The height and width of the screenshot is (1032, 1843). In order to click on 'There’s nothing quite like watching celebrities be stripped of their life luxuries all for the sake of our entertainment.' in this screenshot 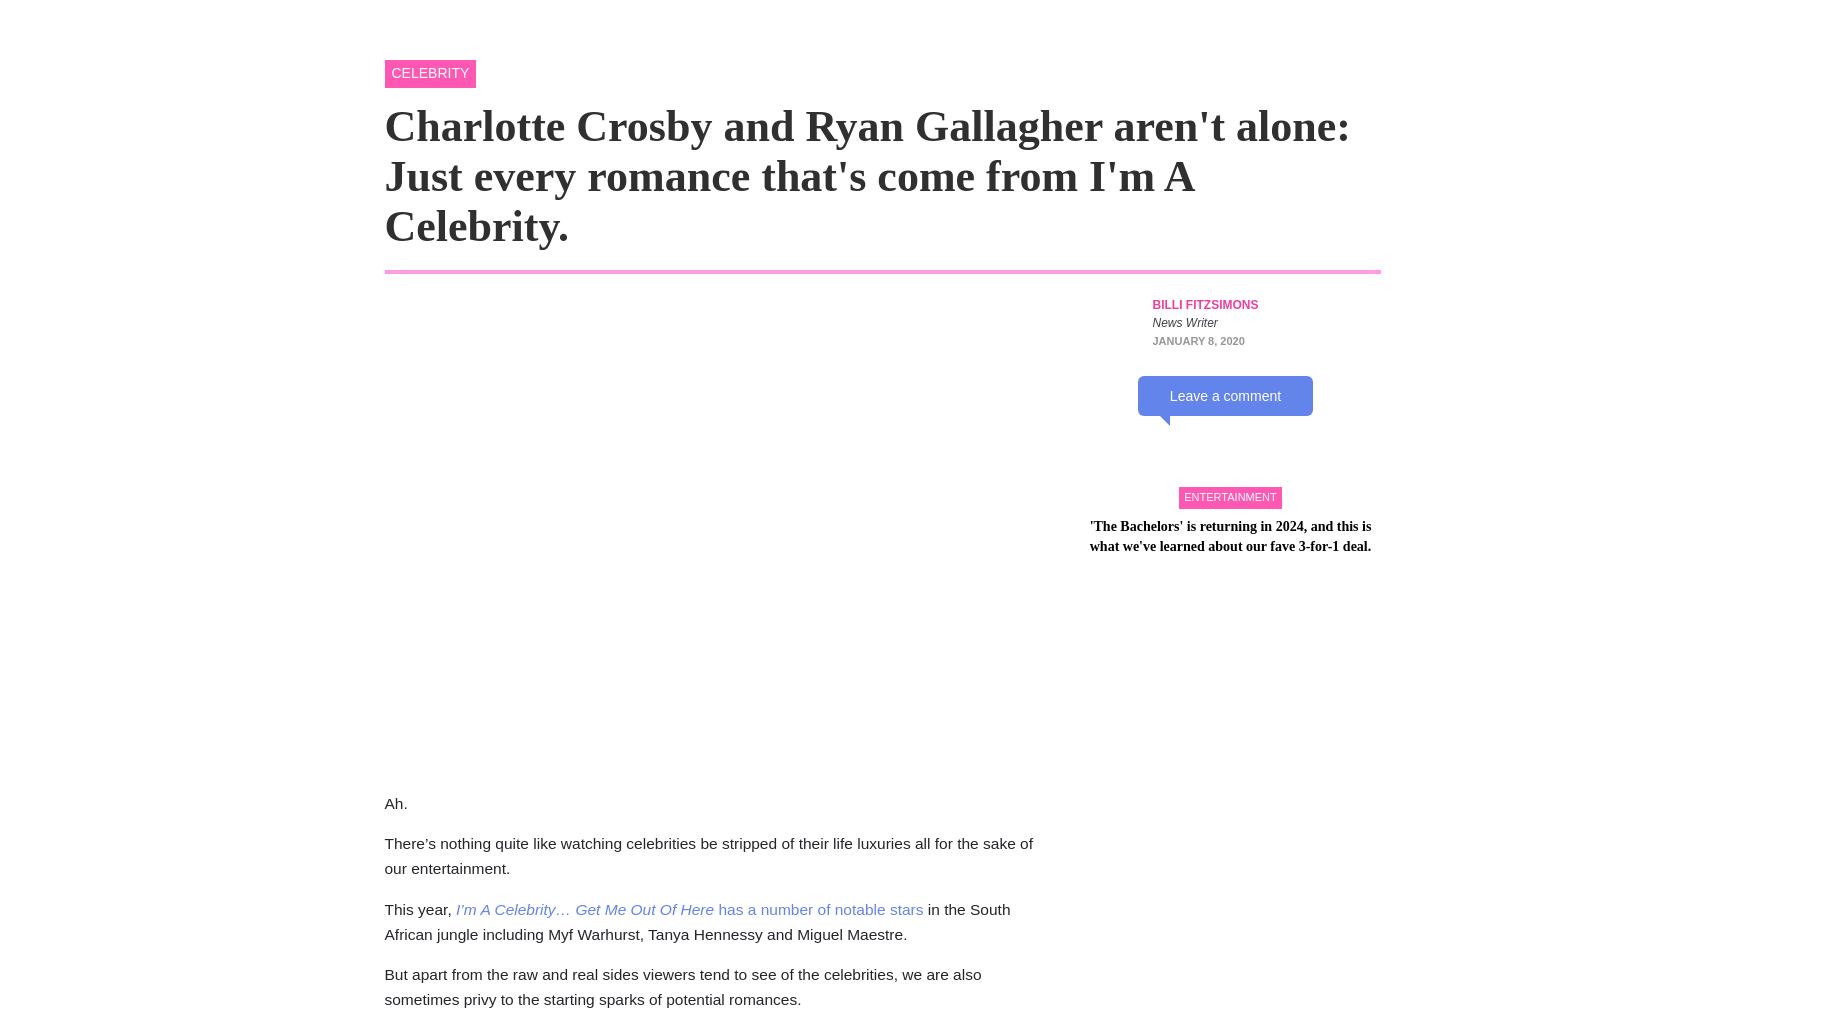, I will do `click(384, 856)`.